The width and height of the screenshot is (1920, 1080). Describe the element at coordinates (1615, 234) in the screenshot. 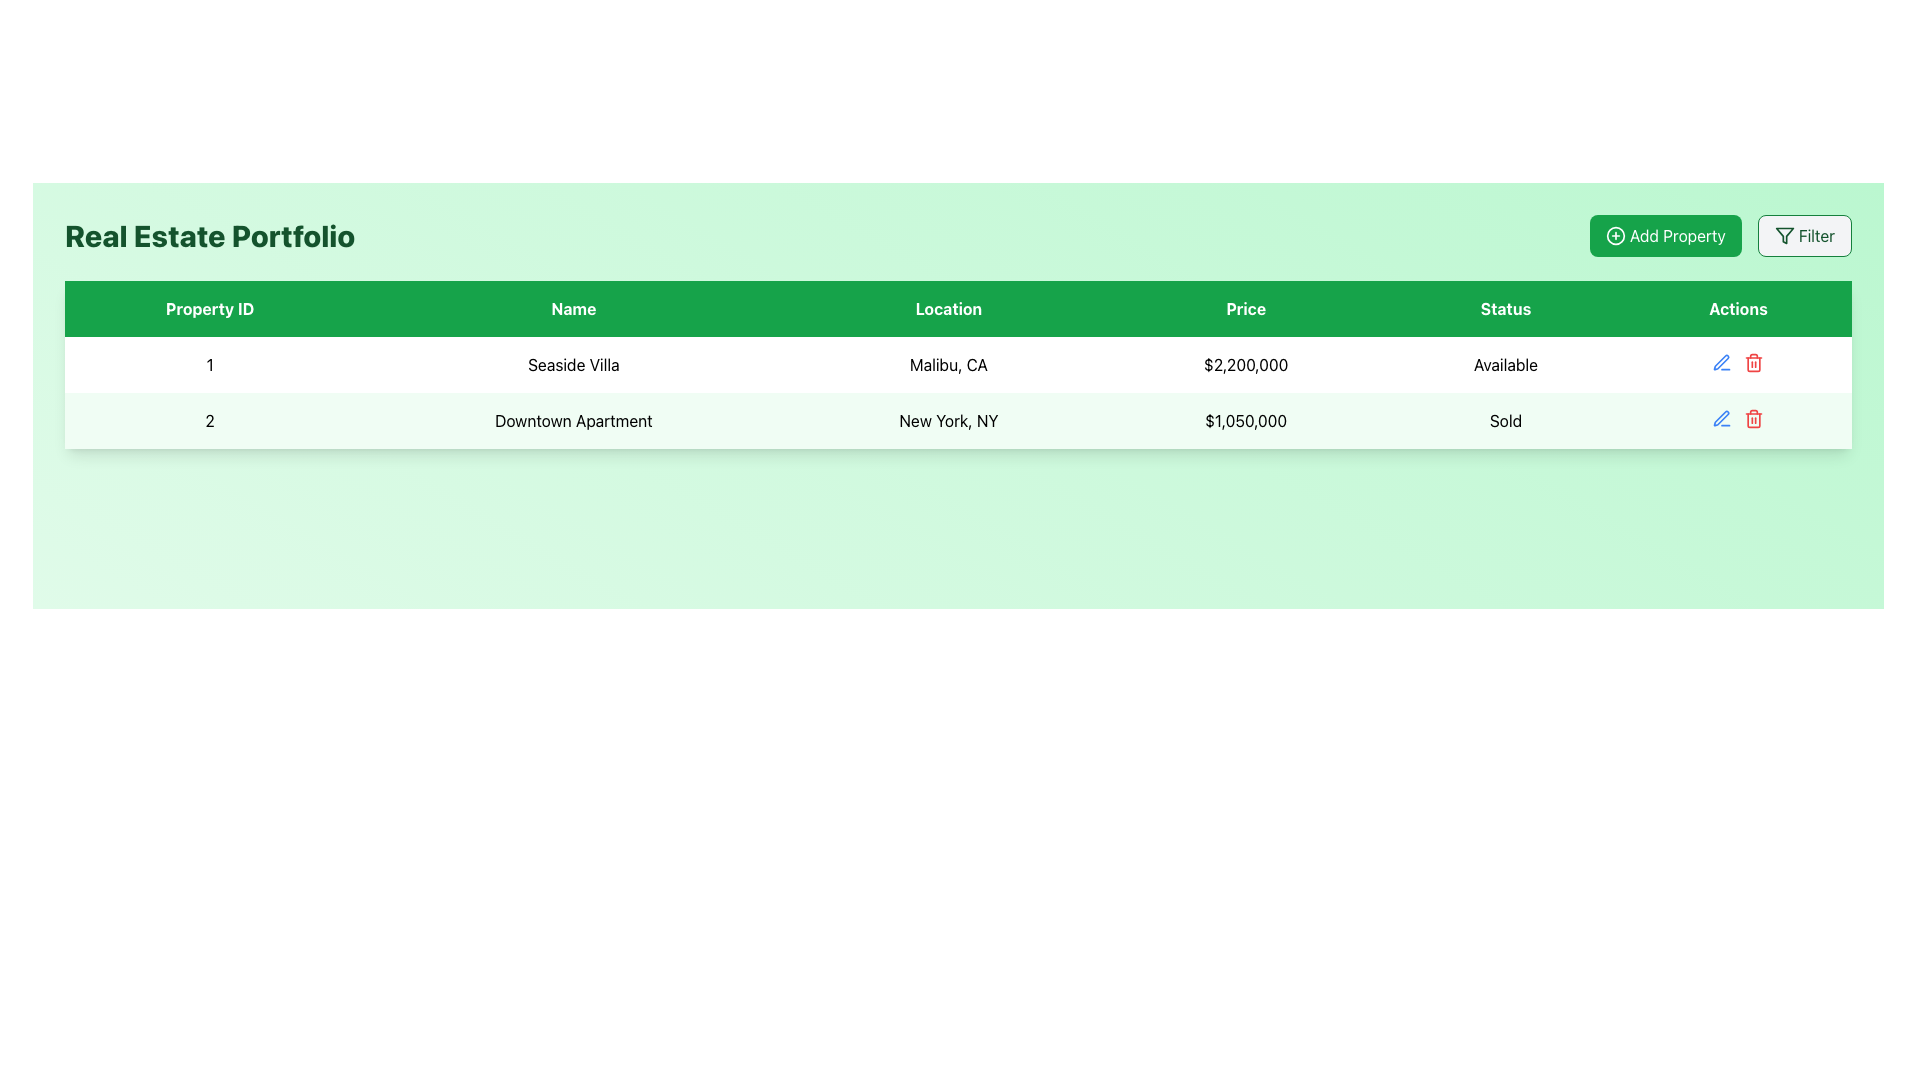

I see `the icon representing the action of adding a property, located to the left of the 'Add Property' text in the interface header` at that location.